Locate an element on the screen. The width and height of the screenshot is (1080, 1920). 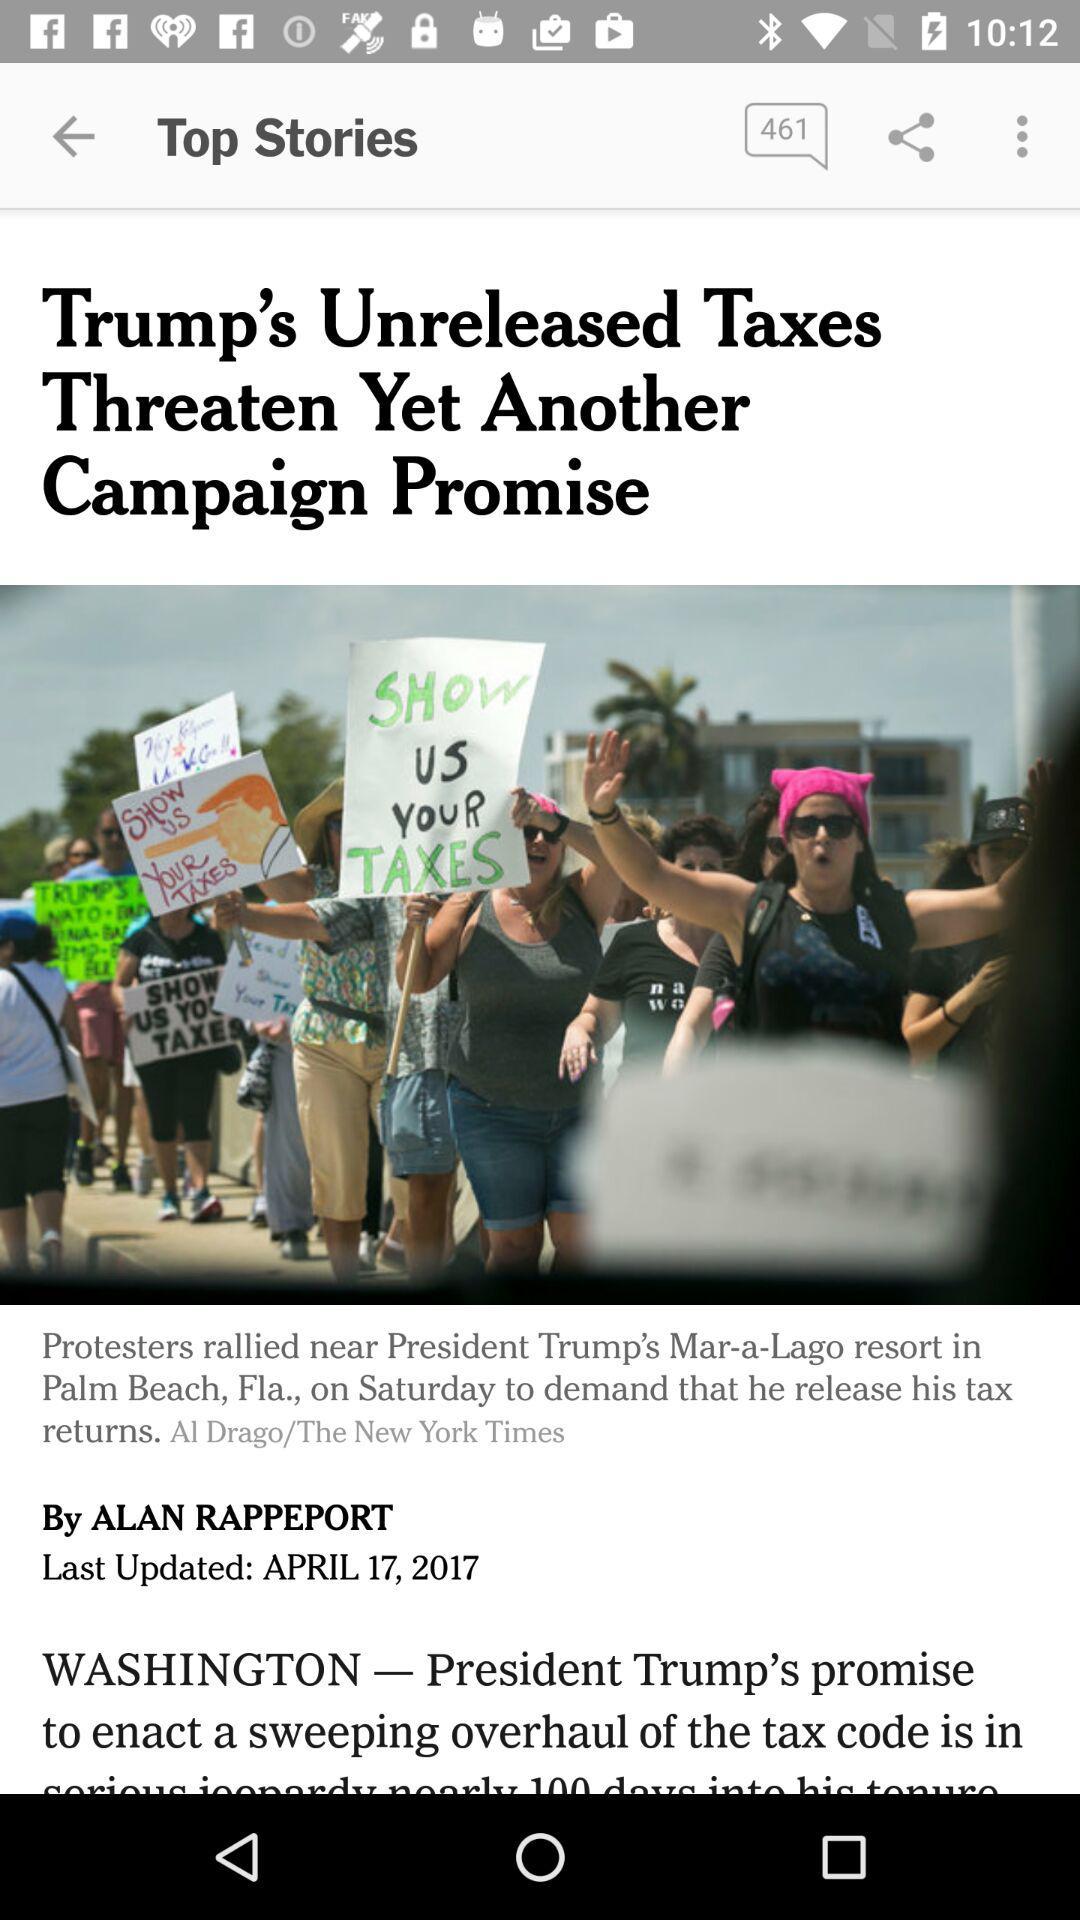
the button which is left side of the share button is located at coordinates (785, 136).